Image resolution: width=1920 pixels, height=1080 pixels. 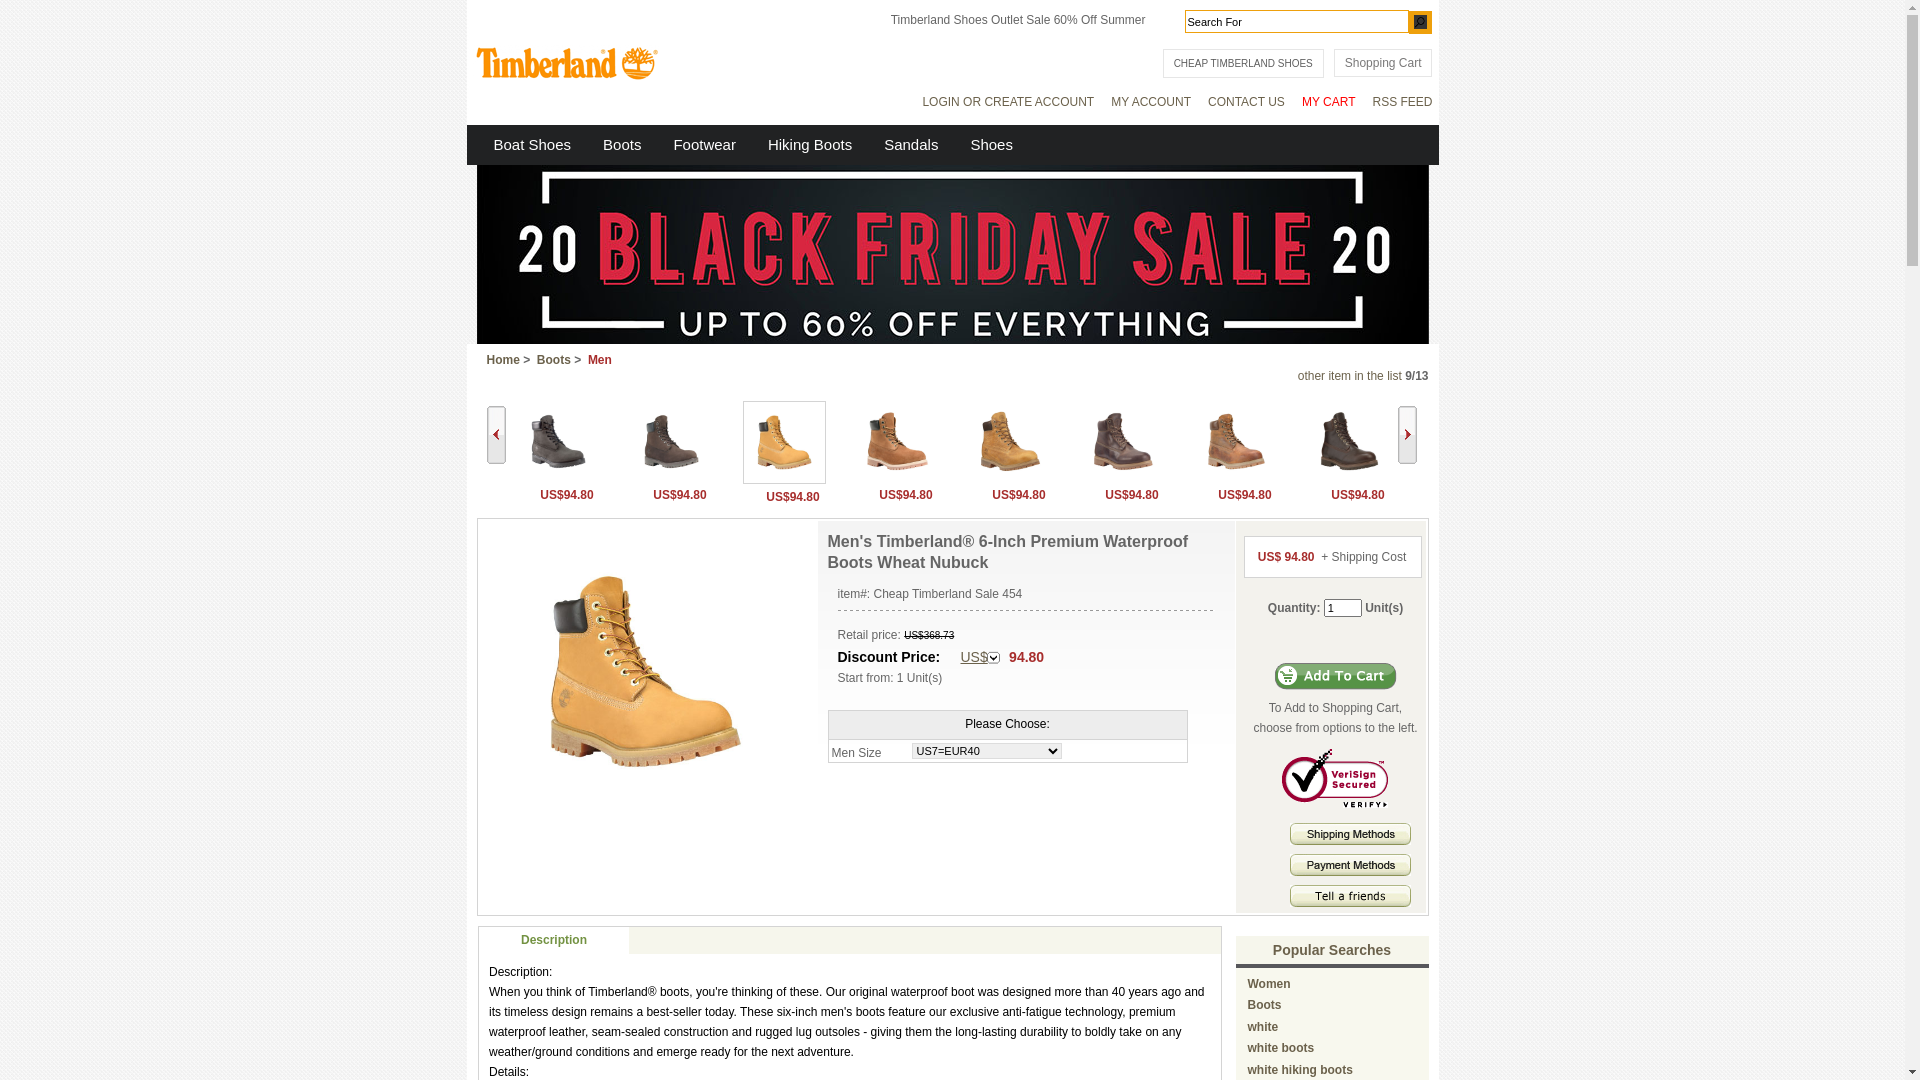 What do you see at coordinates (1329, 100) in the screenshot?
I see `'MY CART'` at bounding box center [1329, 100].